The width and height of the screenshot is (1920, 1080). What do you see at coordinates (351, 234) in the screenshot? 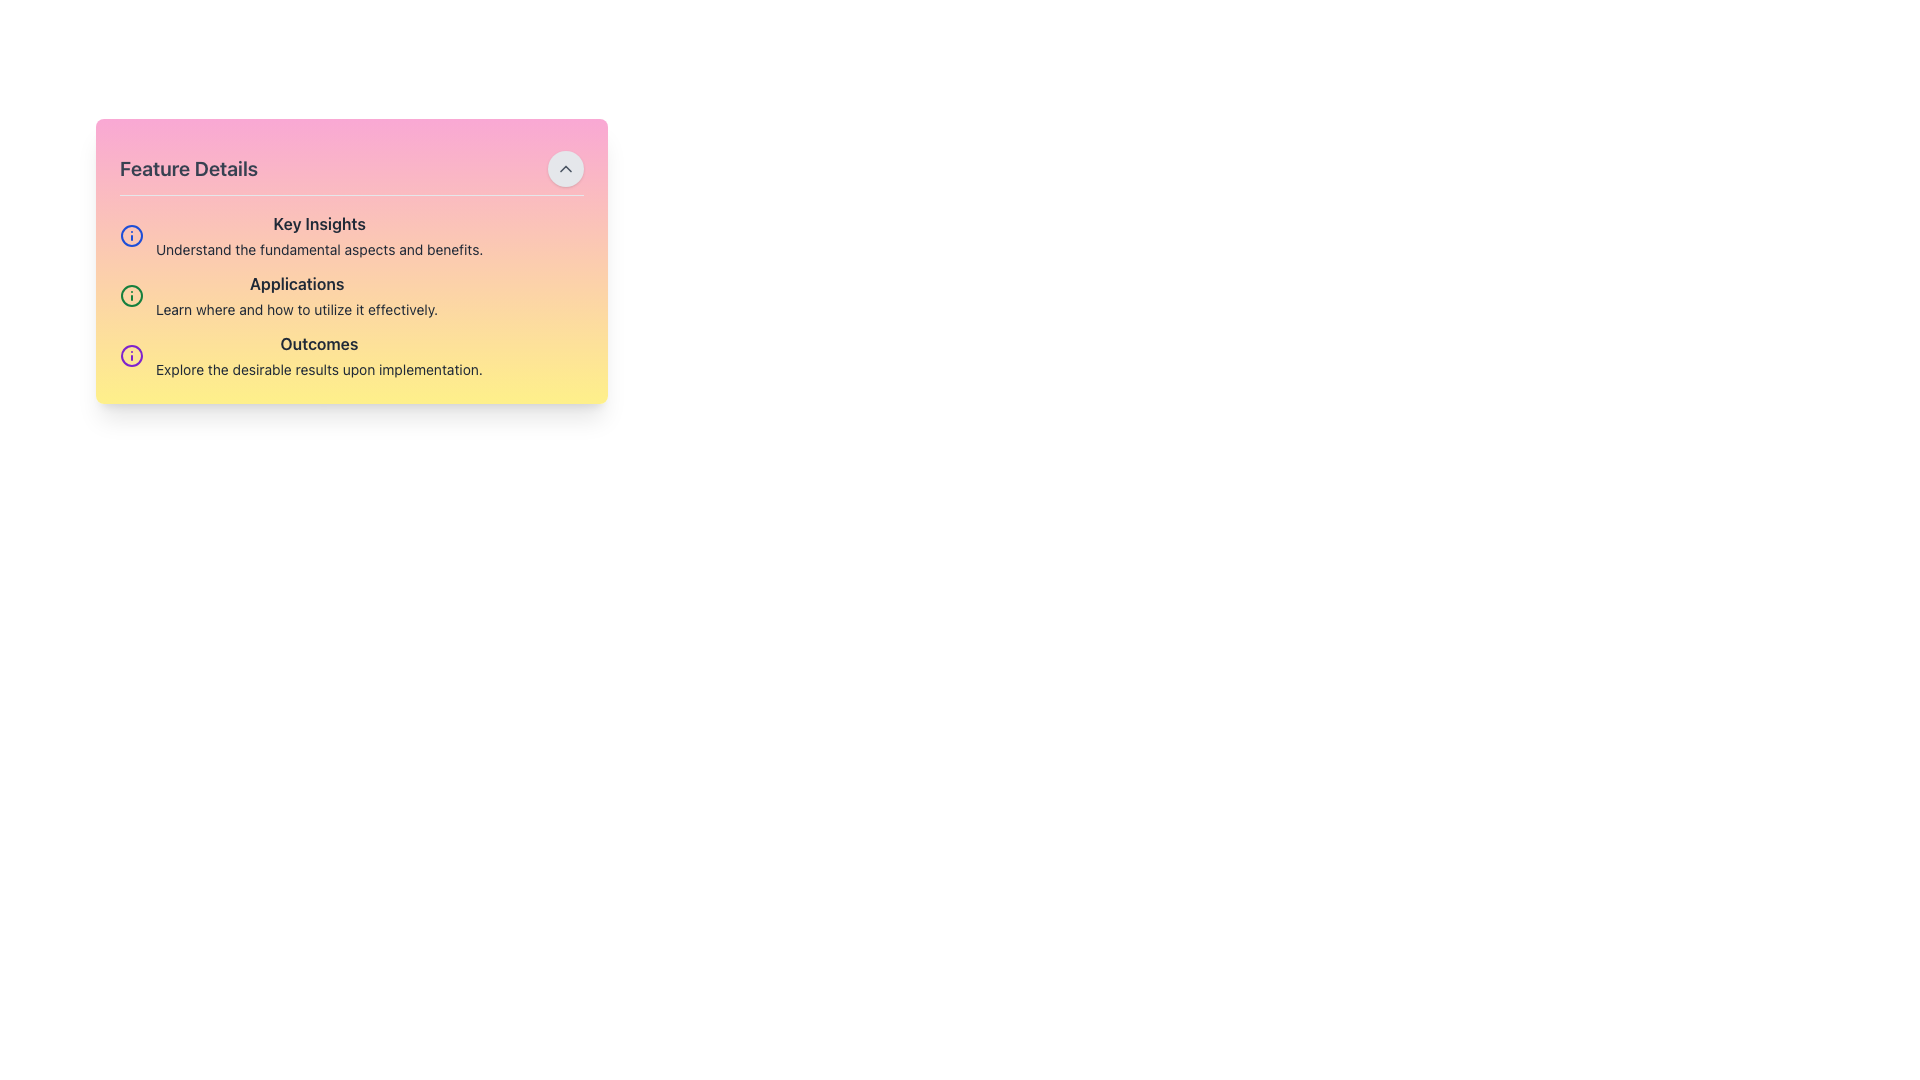
I see `textual content of the 'Key Insights' block, which includes the title and description about the fundamental aspects and benefits` at bounding box center [351, 234].